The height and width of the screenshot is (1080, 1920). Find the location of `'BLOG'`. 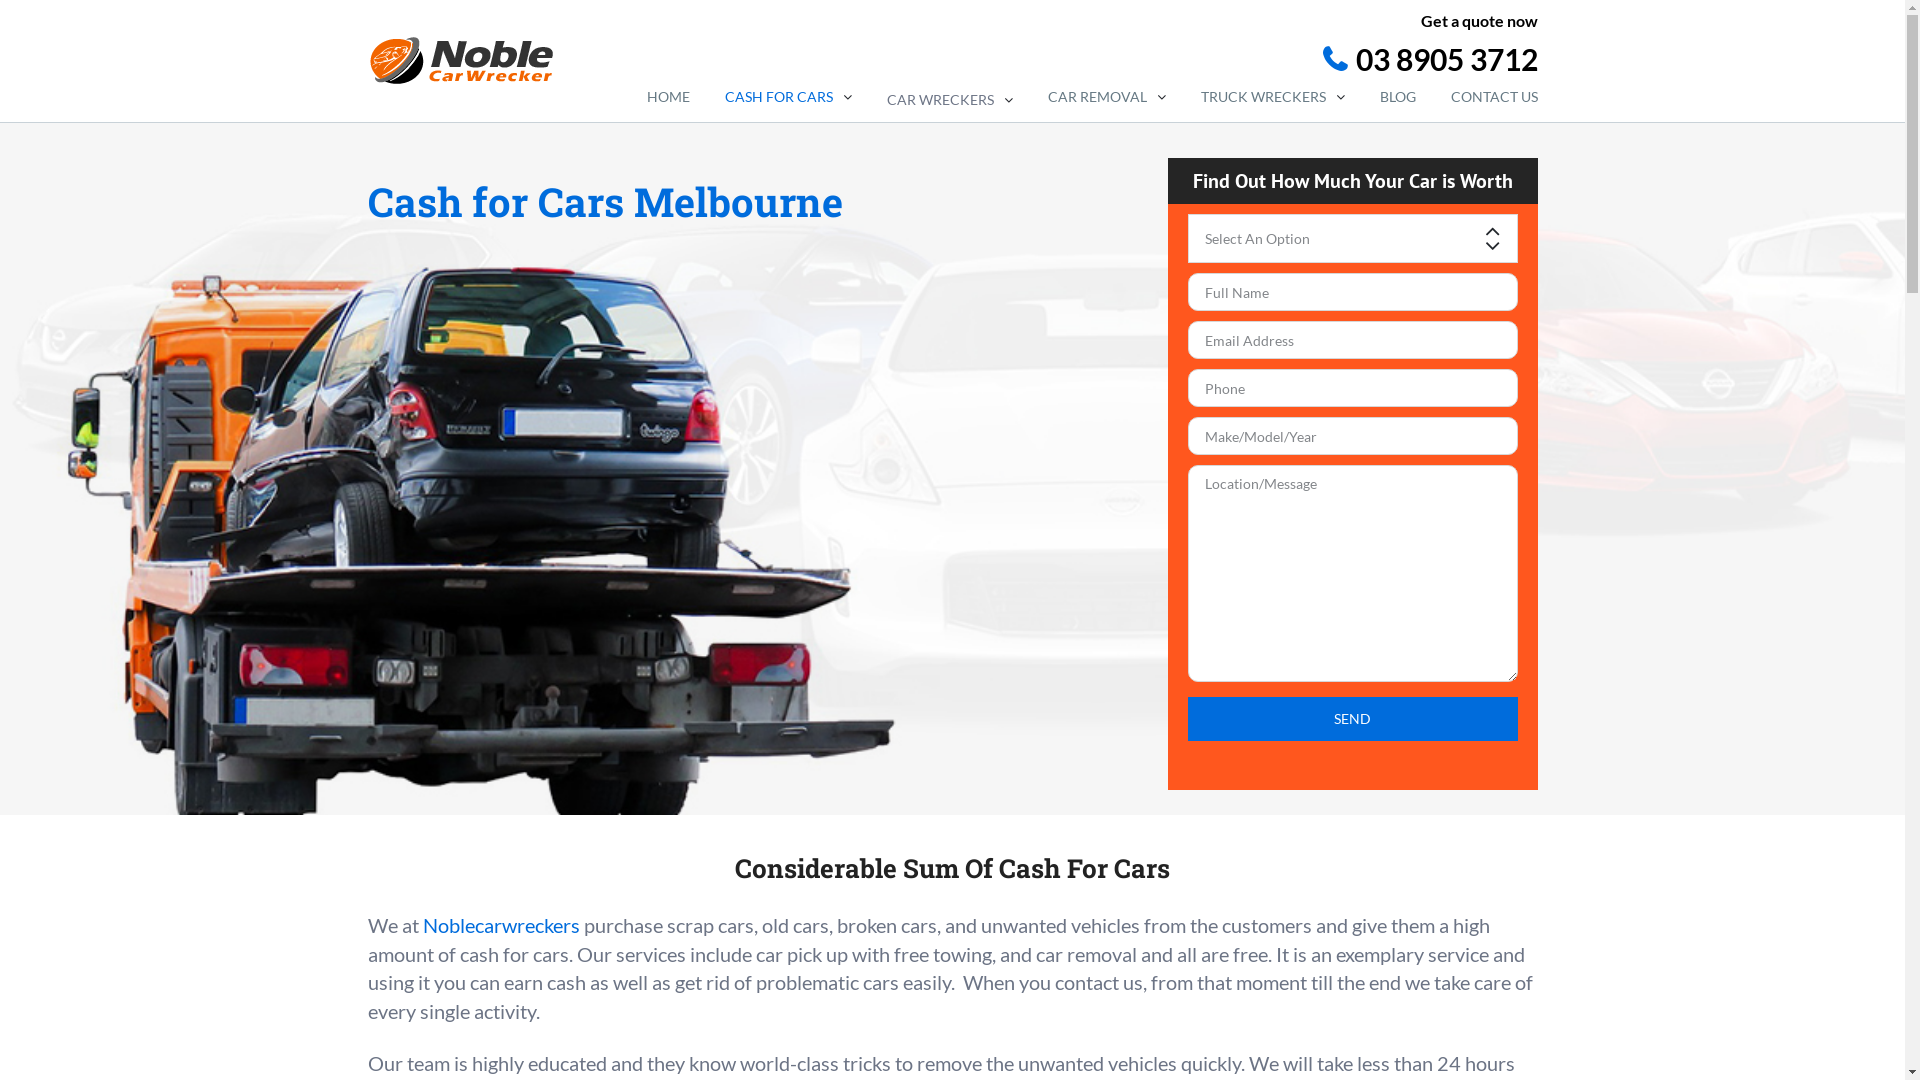

'BLOG' is located at coordinates (1396, 96).